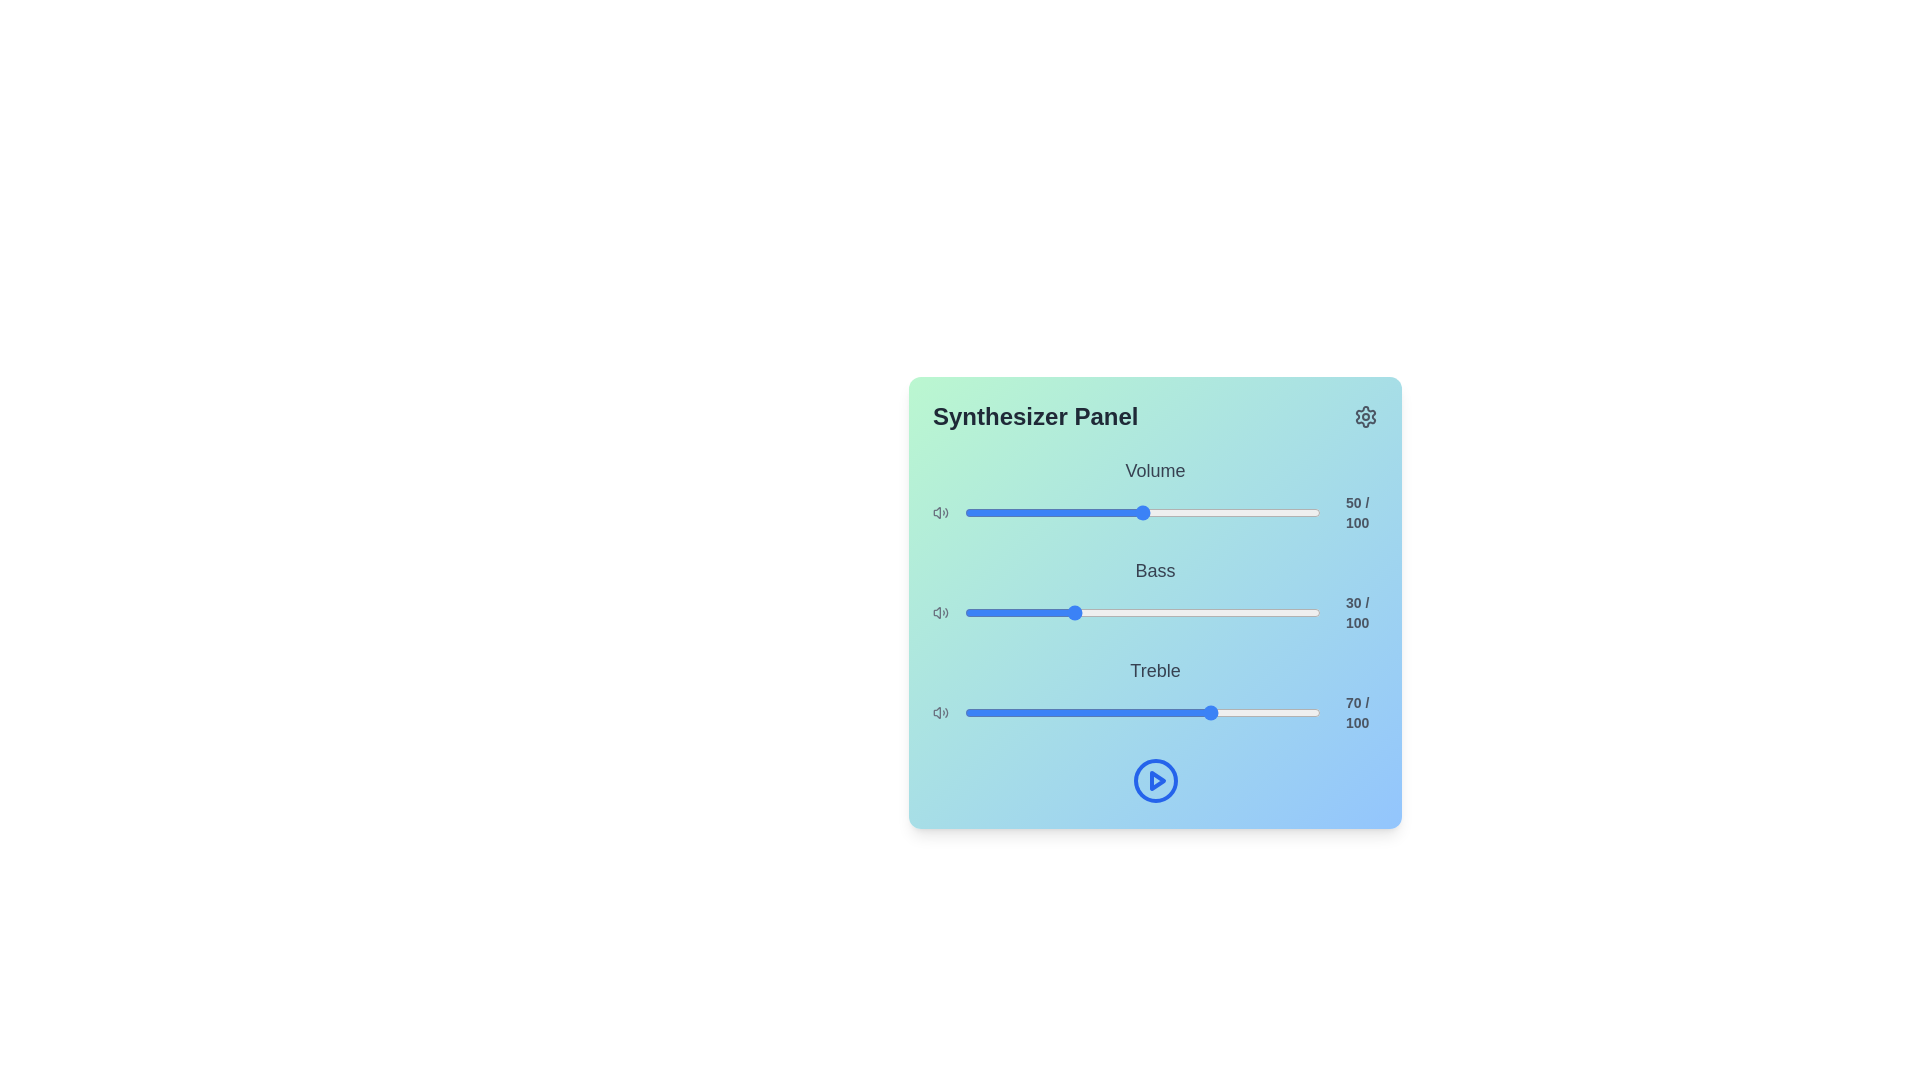 This screenshot has height=1080, width=1920. What do you see at coordinates (1277, 612) in the screenshot?
I see `the bass slider to set the bass level to 88` at bounding box center [1277, 612].